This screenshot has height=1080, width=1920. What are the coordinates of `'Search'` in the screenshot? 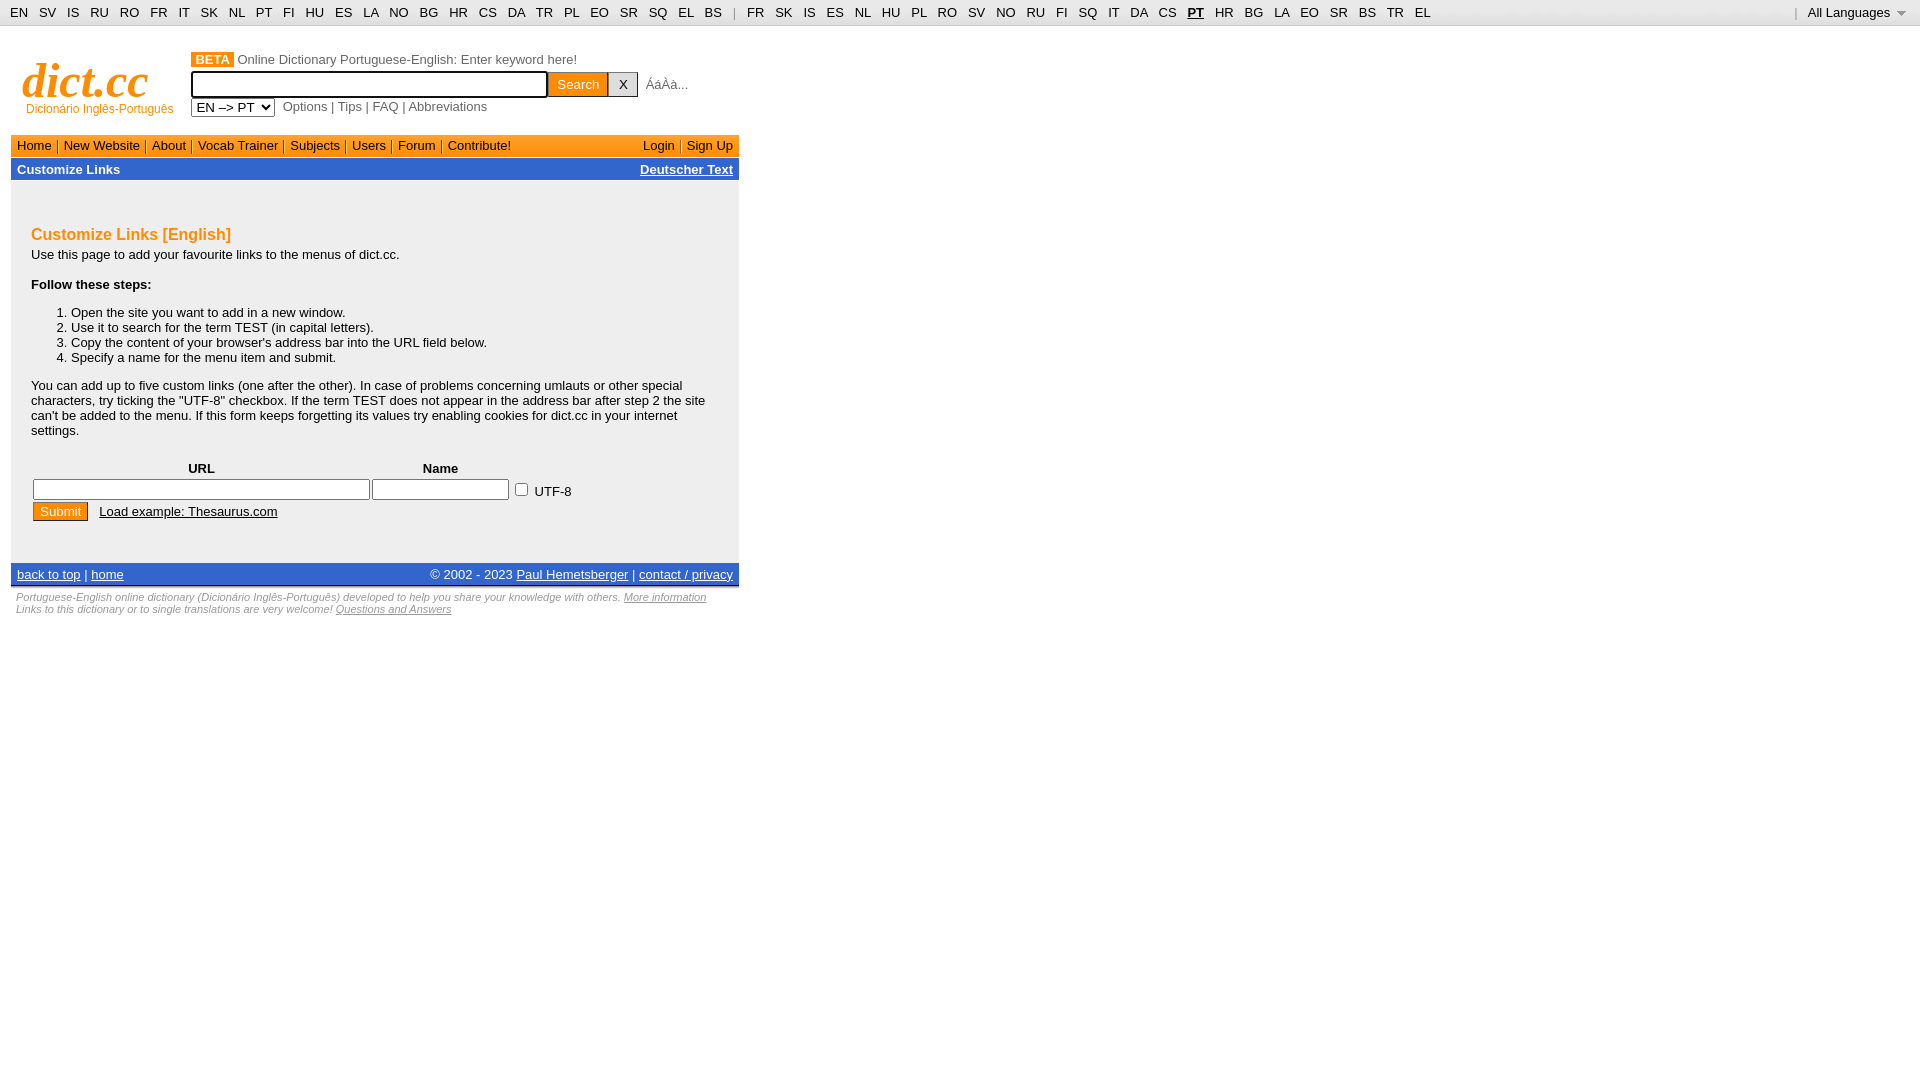 It's located at (576, 83).